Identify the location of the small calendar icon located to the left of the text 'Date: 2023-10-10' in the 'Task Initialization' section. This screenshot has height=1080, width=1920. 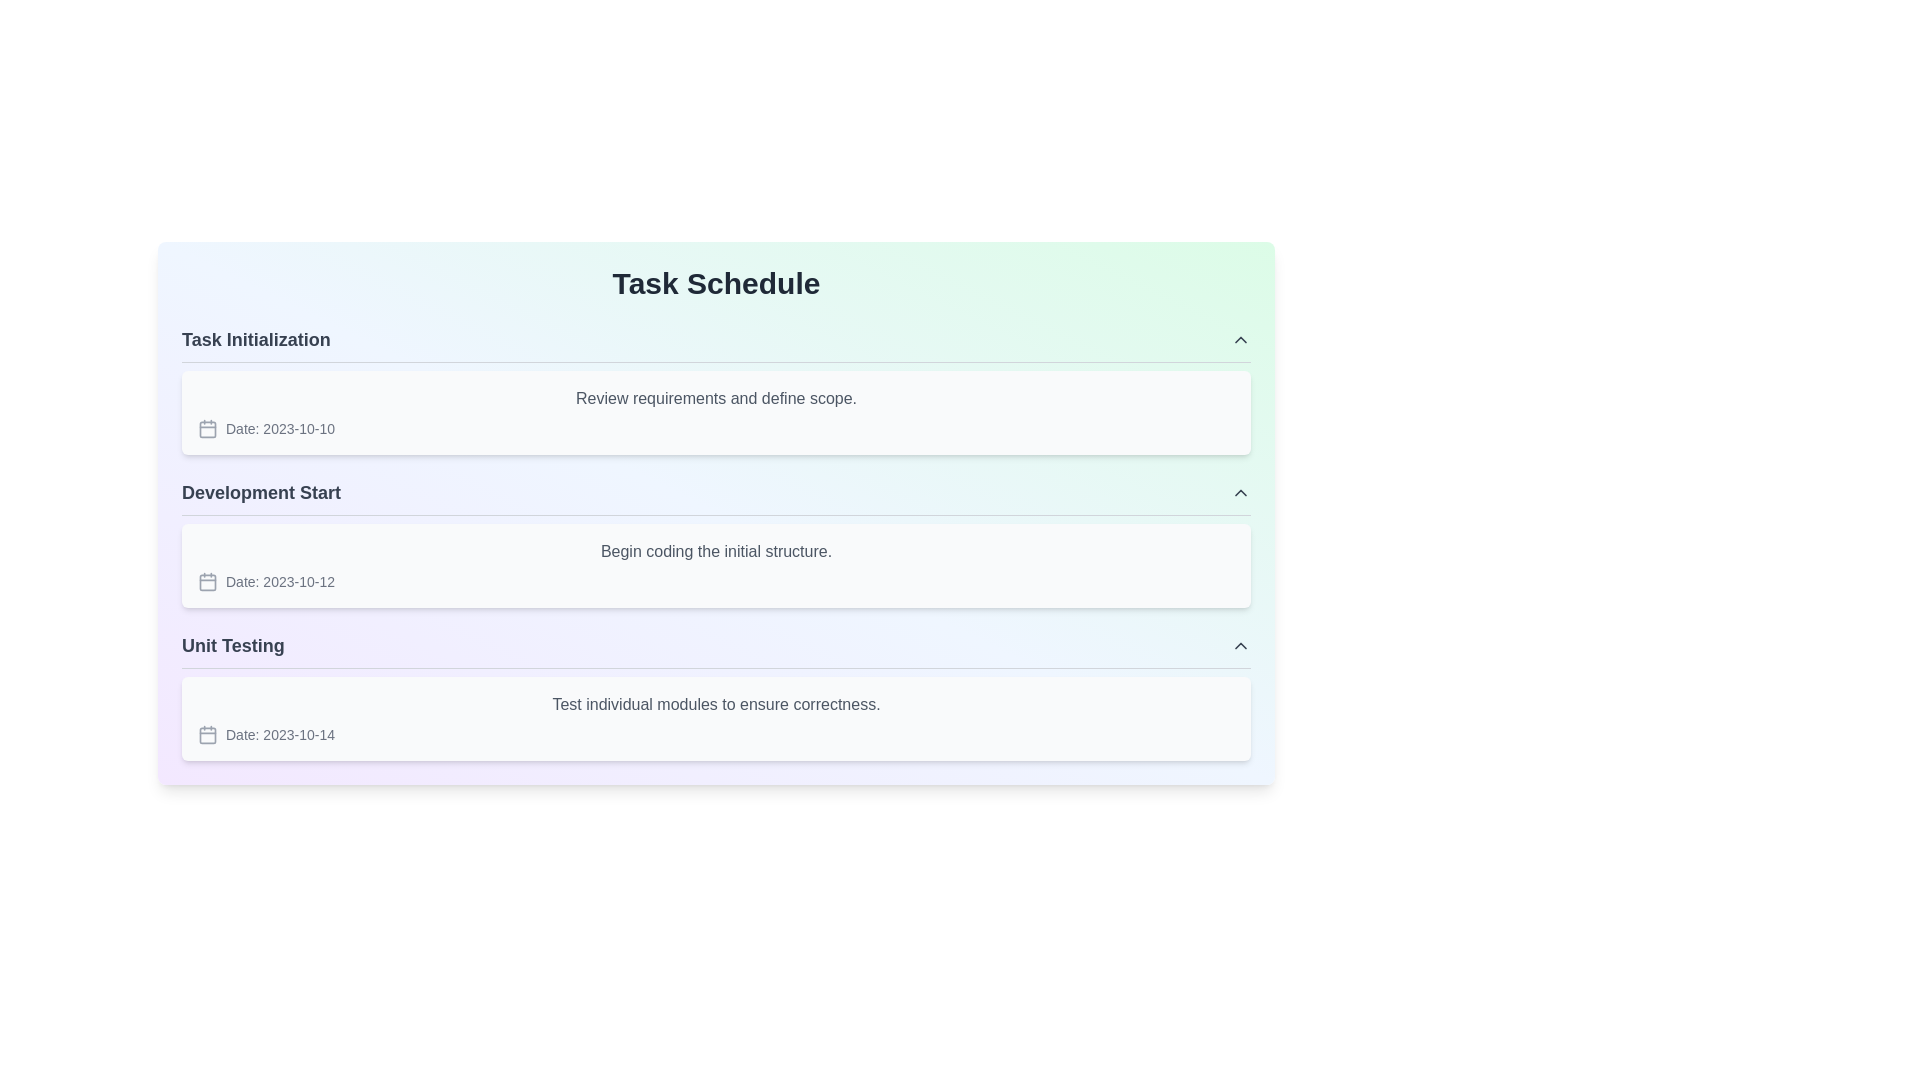
(207, 427).